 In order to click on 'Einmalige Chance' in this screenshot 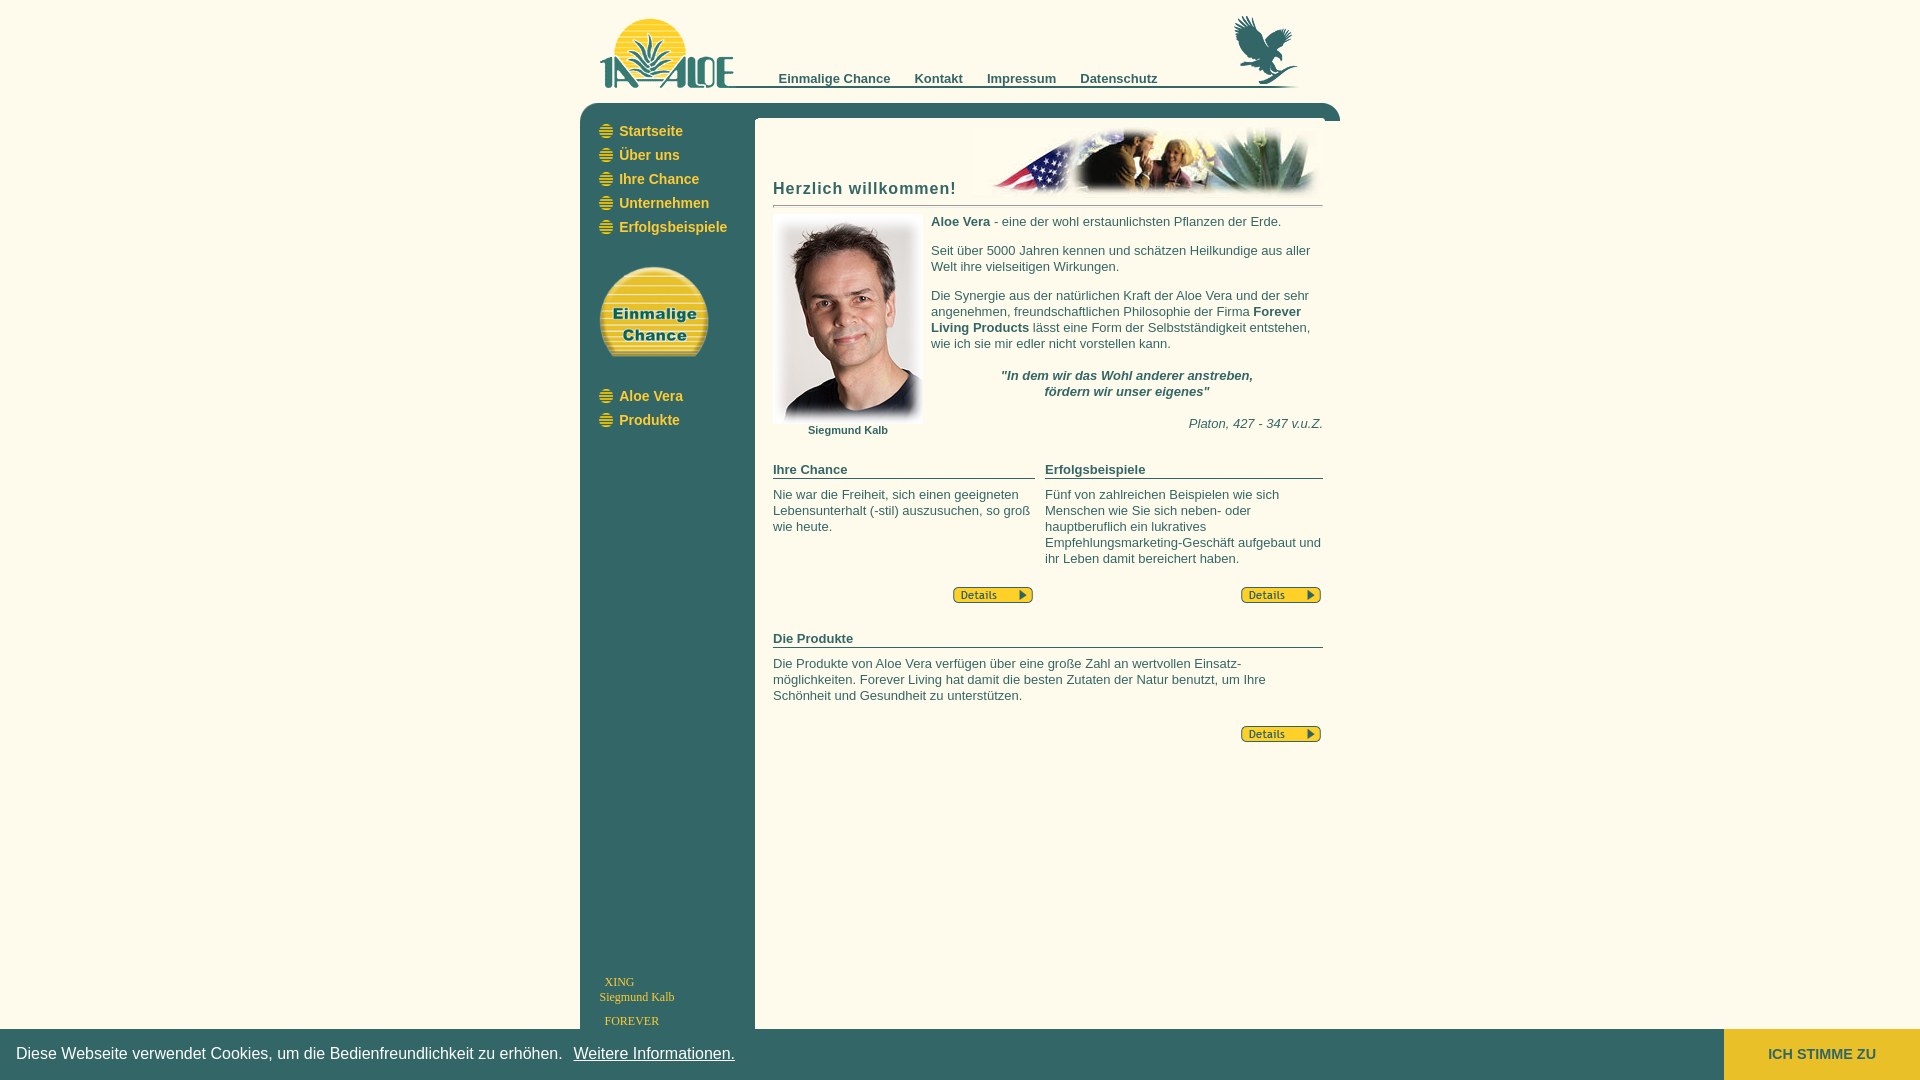, I will do `click(834, 77)`.